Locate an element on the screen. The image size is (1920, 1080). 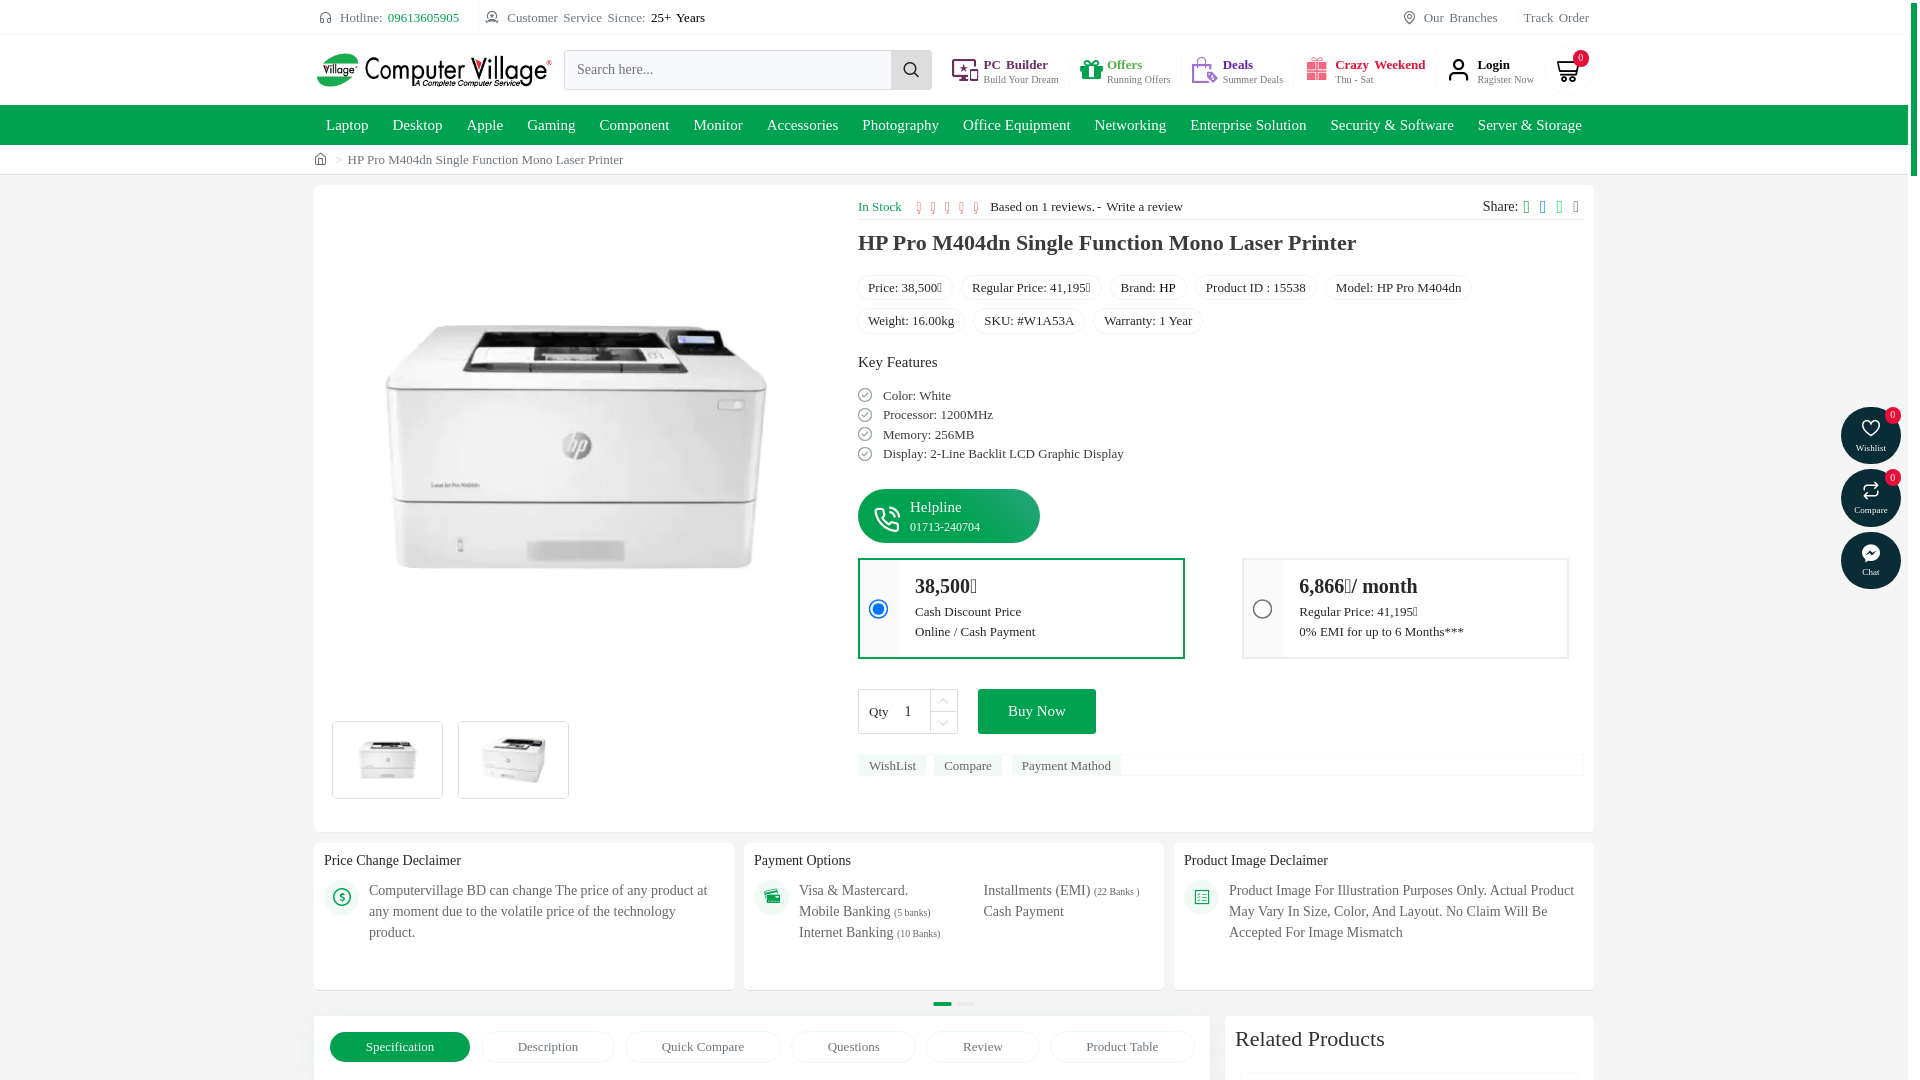
'Review' is located at coordinates (982, 1045).